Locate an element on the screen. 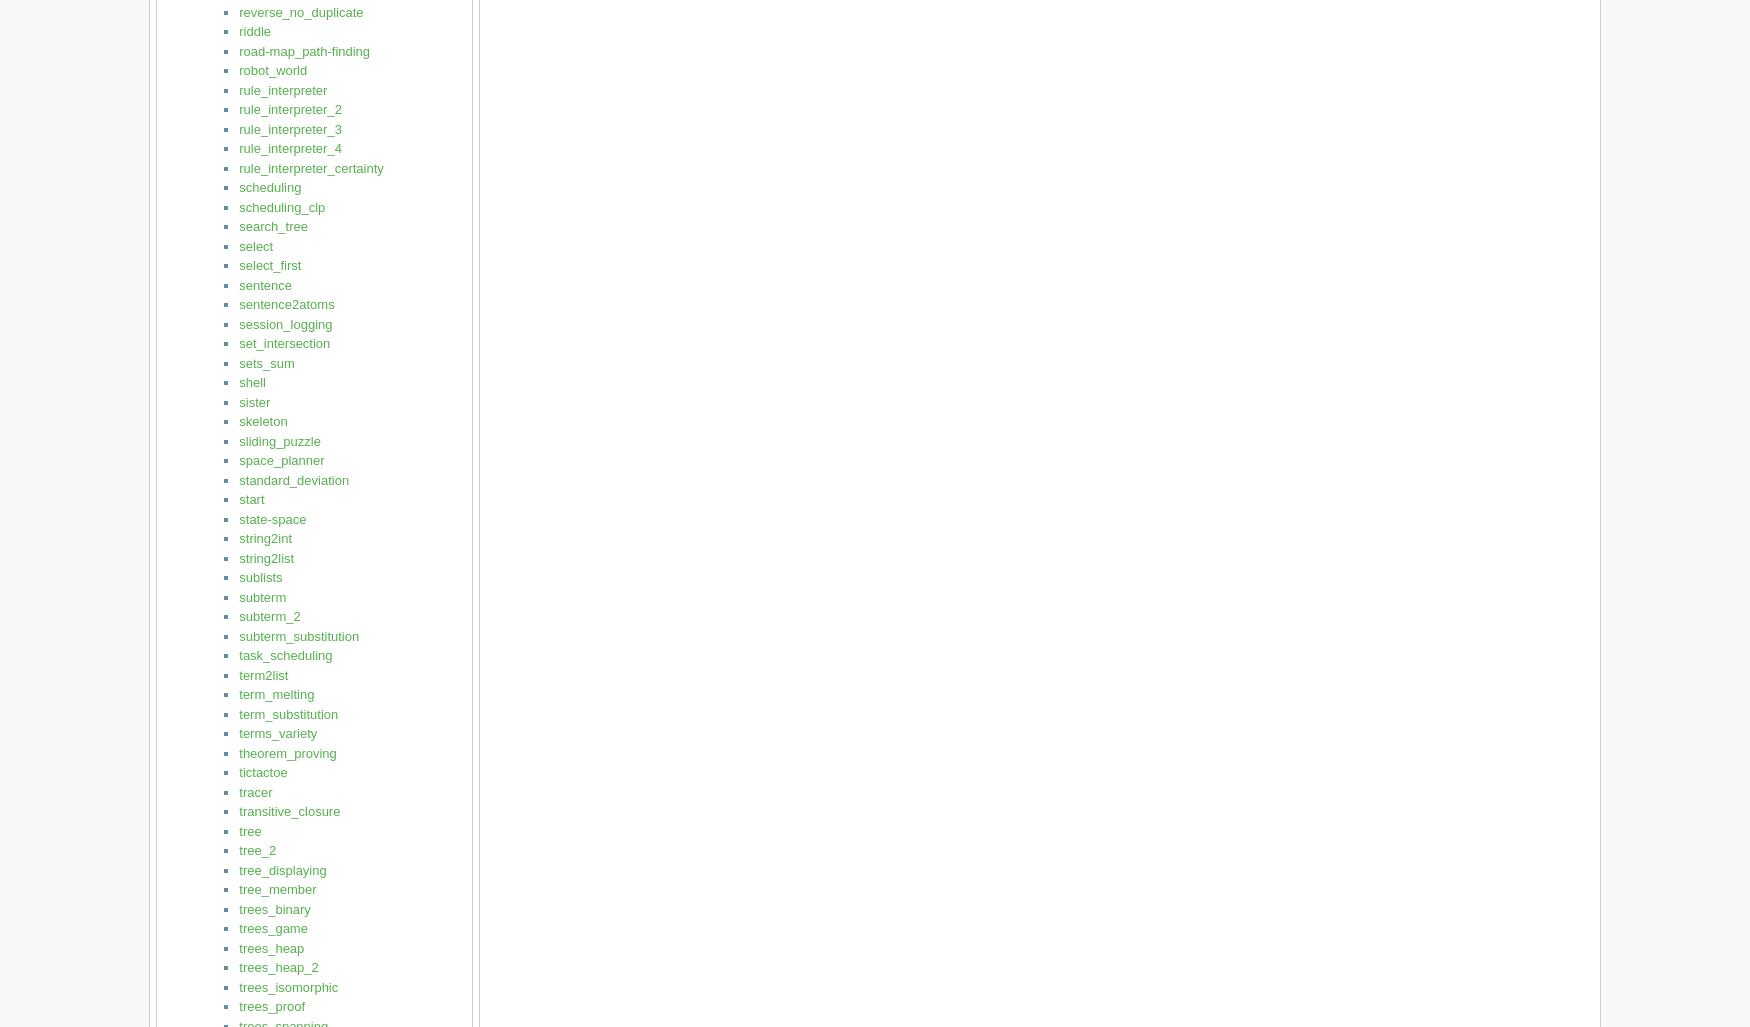  'scheduling_clp' is located at coordinates (280, 205).